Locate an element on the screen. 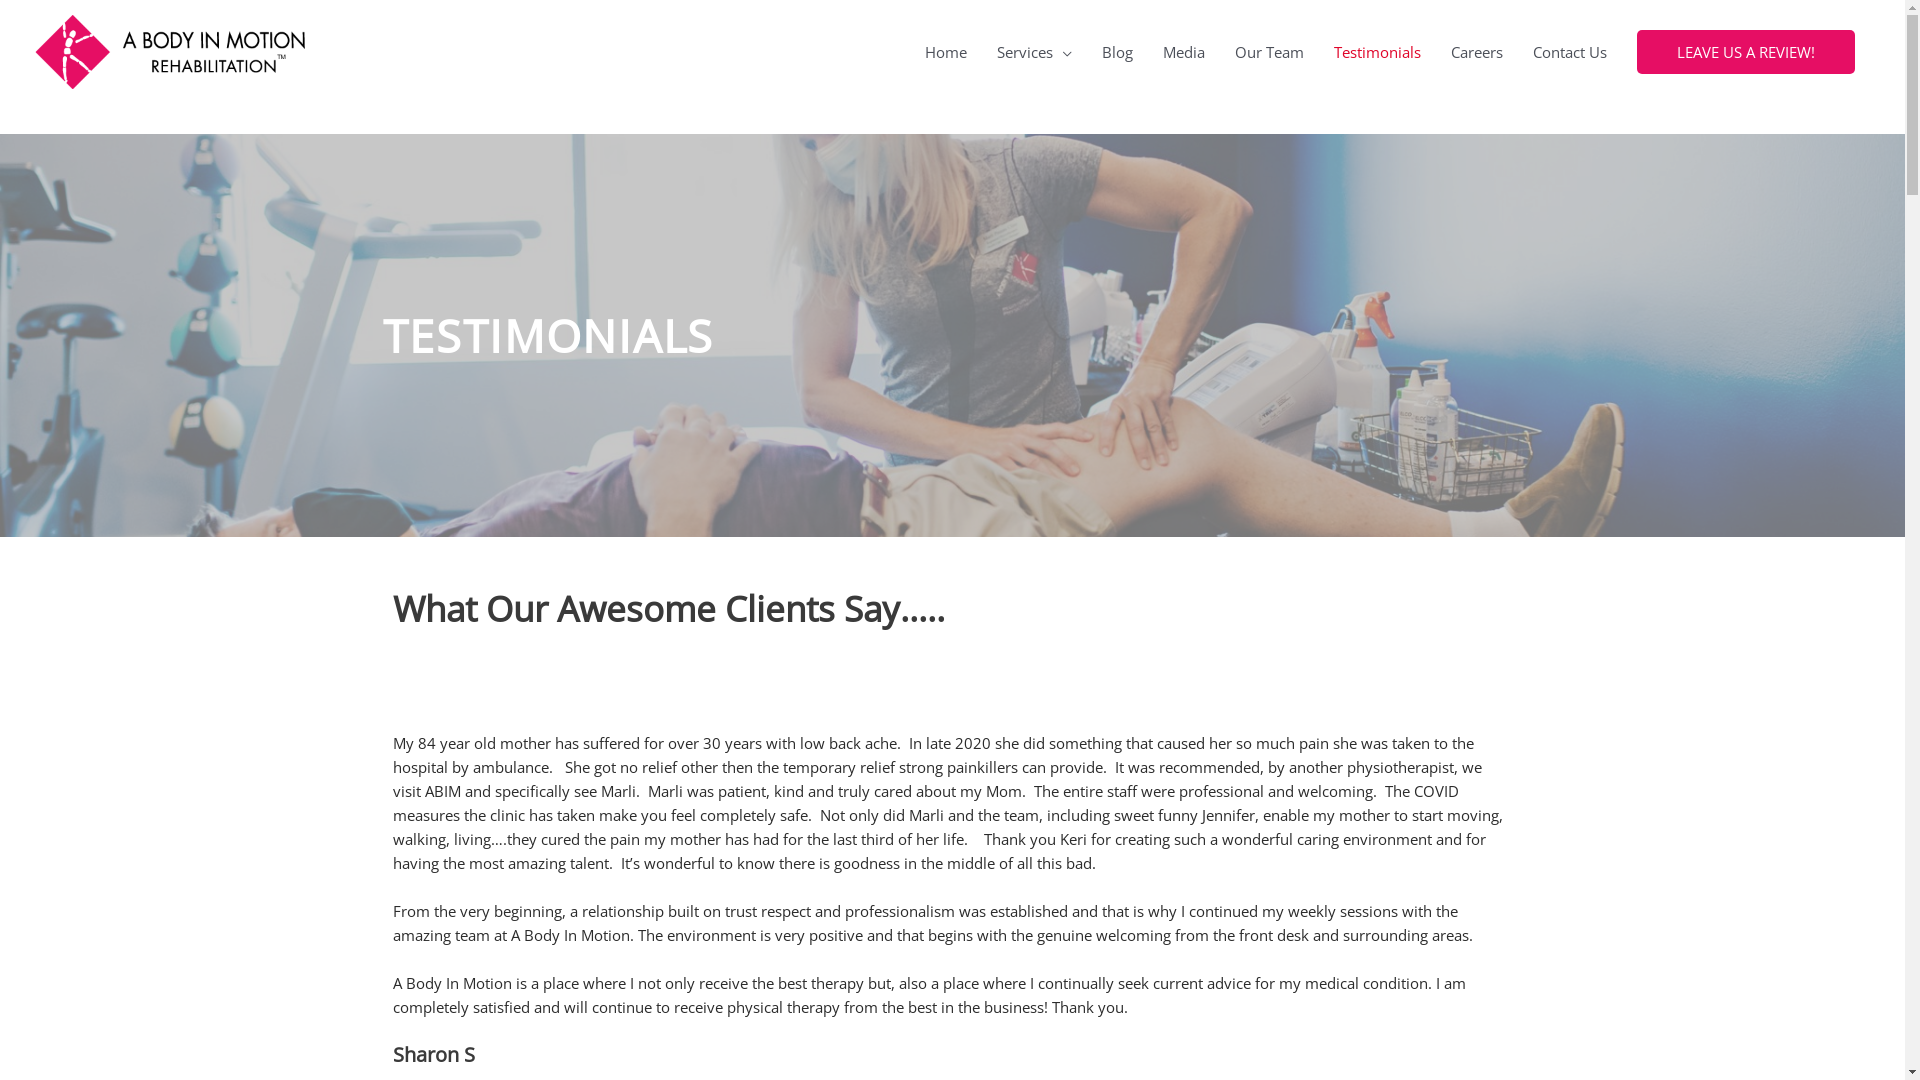 This screenshot has height=1080, width=1920. 'Media' is located at coordinates (1184, 50).